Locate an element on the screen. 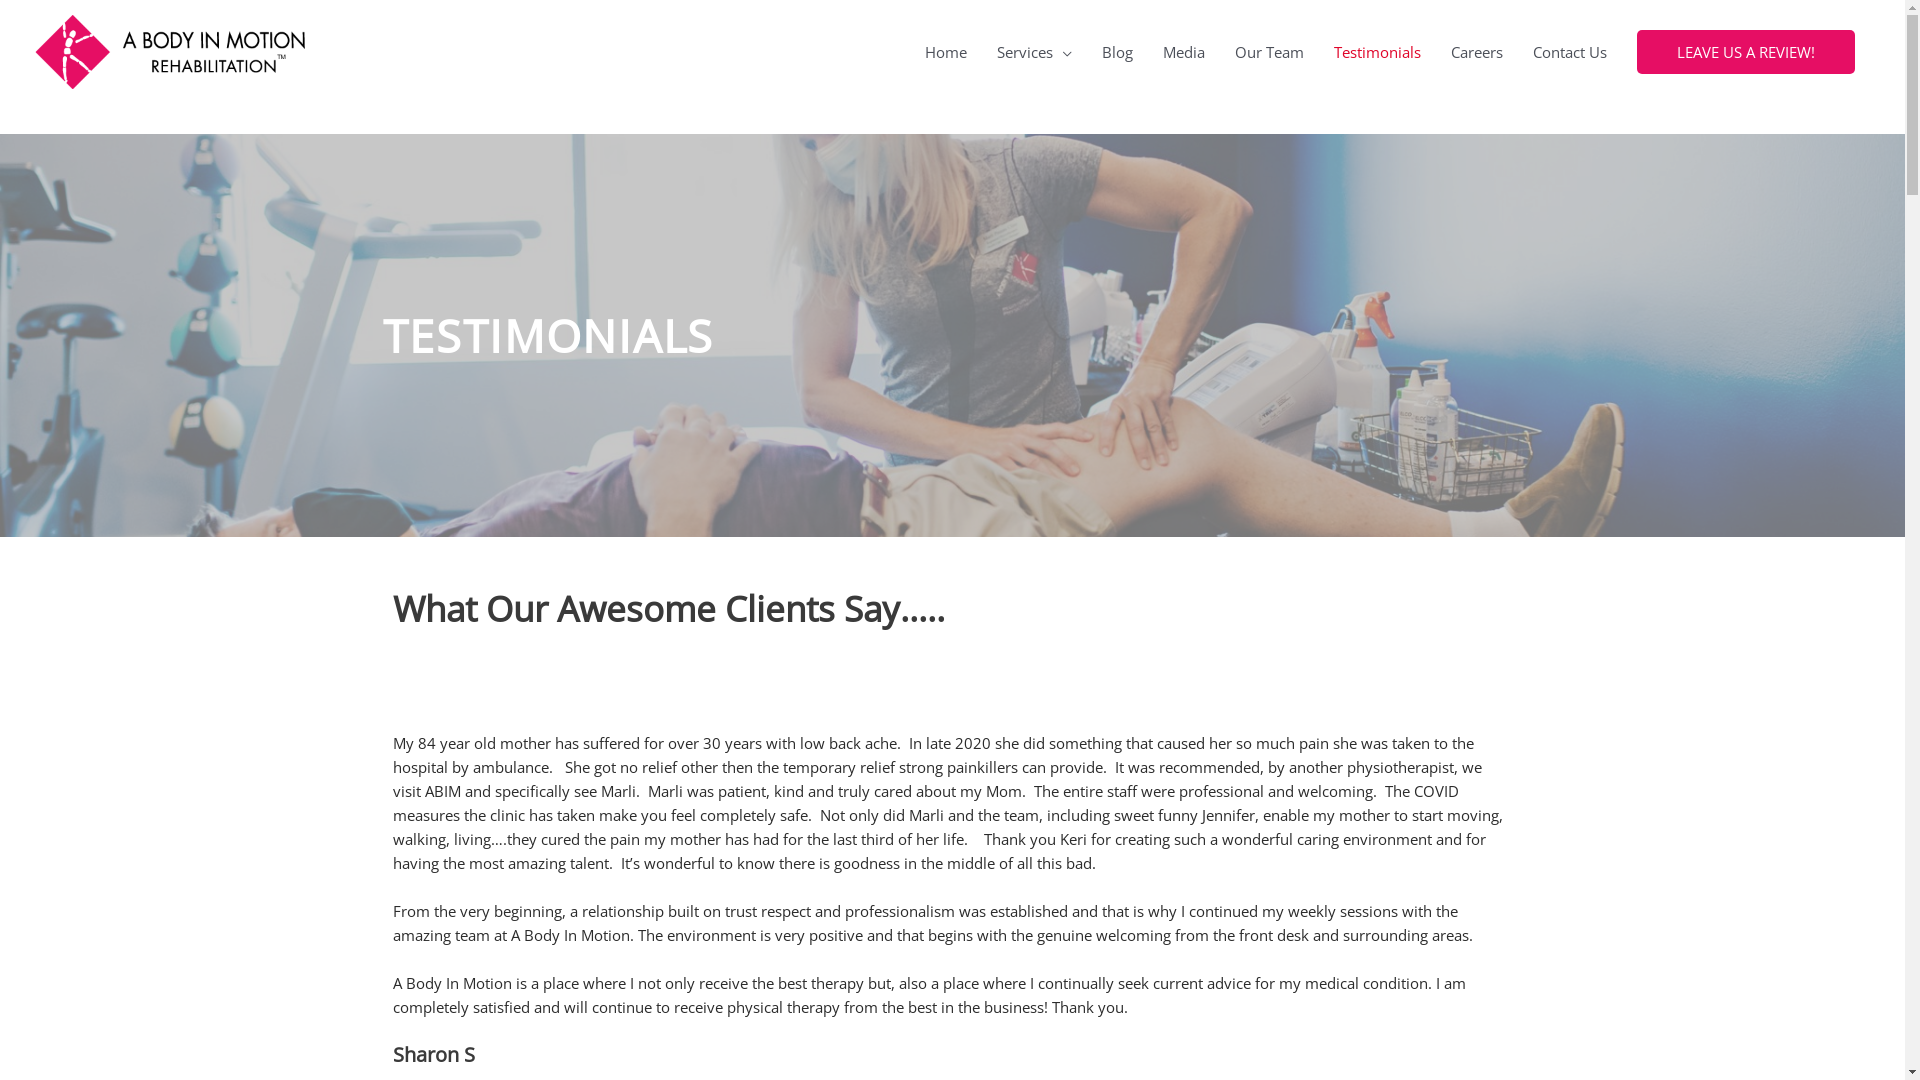 This screenshot has height=1080, width=1920. 'Media' is located at coordinates (1184, 50).